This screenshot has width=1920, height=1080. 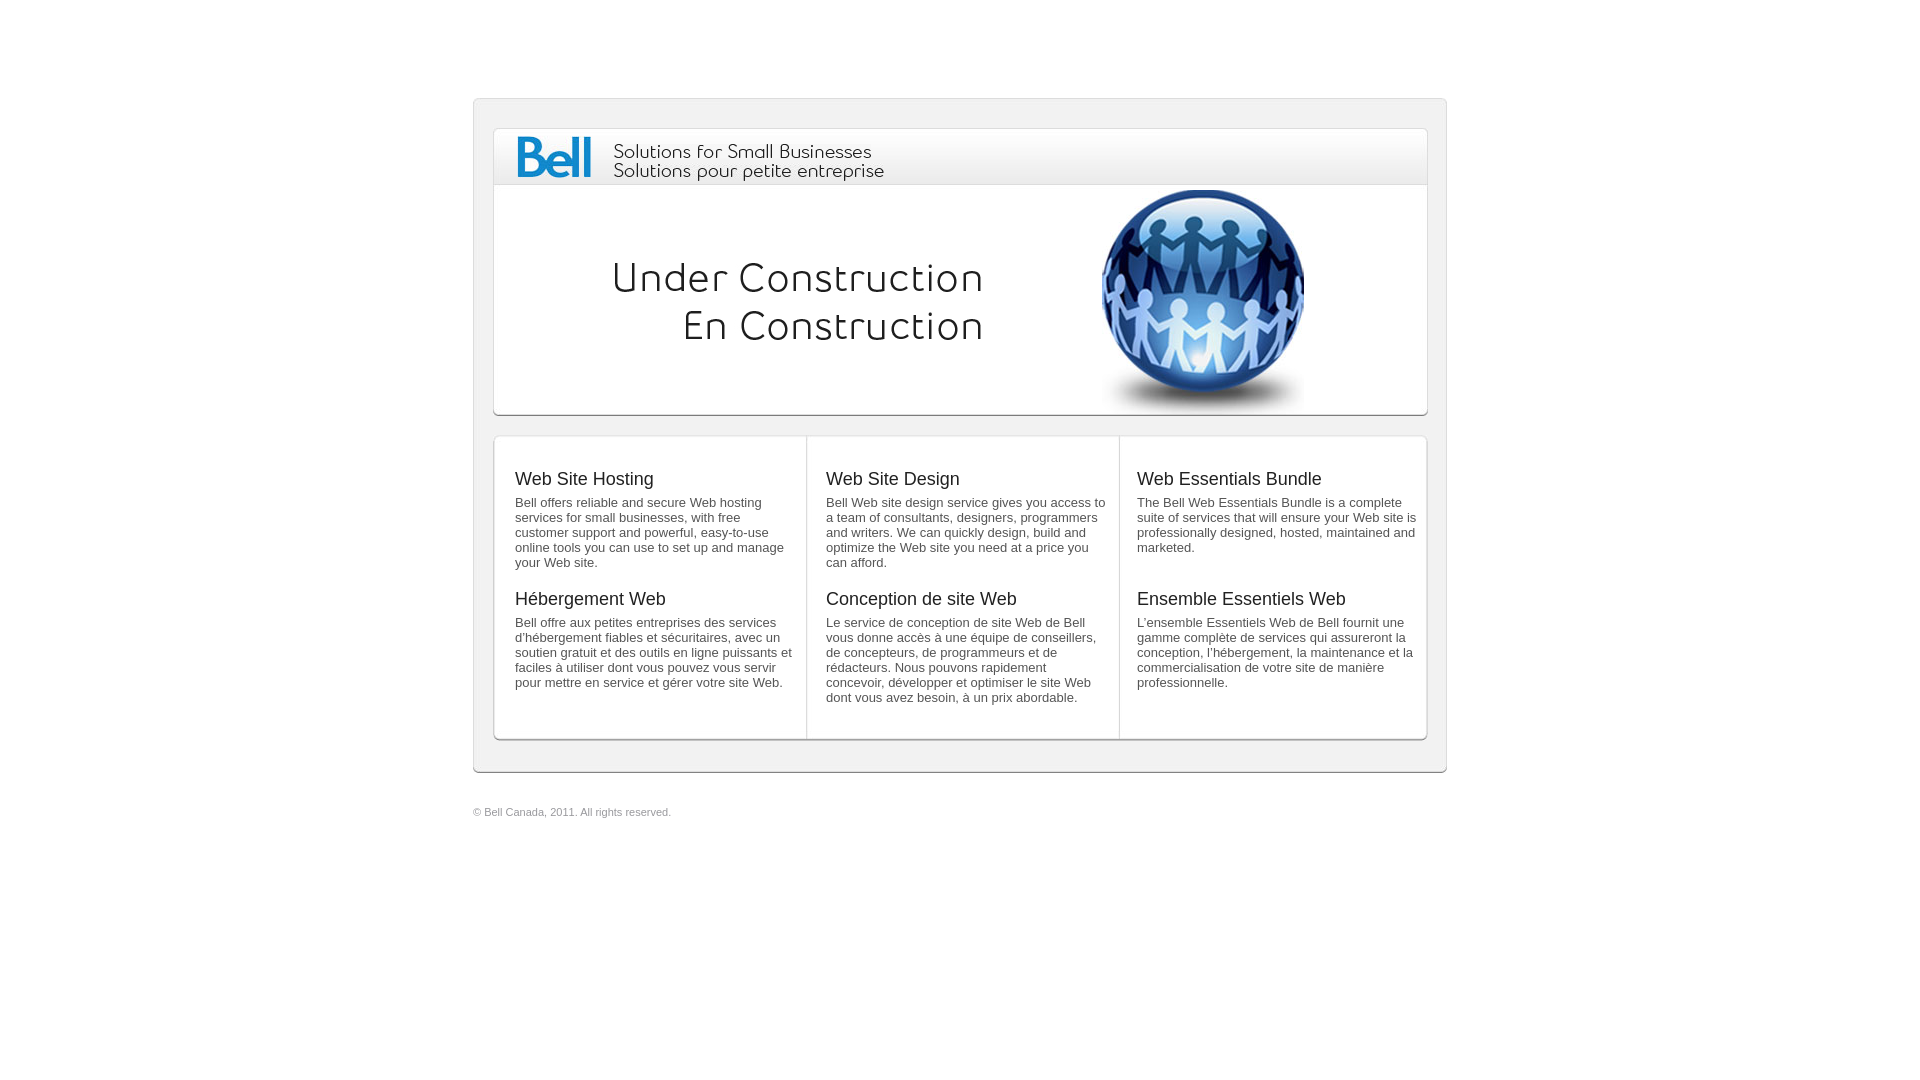 I want to click on 'Solutions for Small Businesses', so click(x=741, y=149).